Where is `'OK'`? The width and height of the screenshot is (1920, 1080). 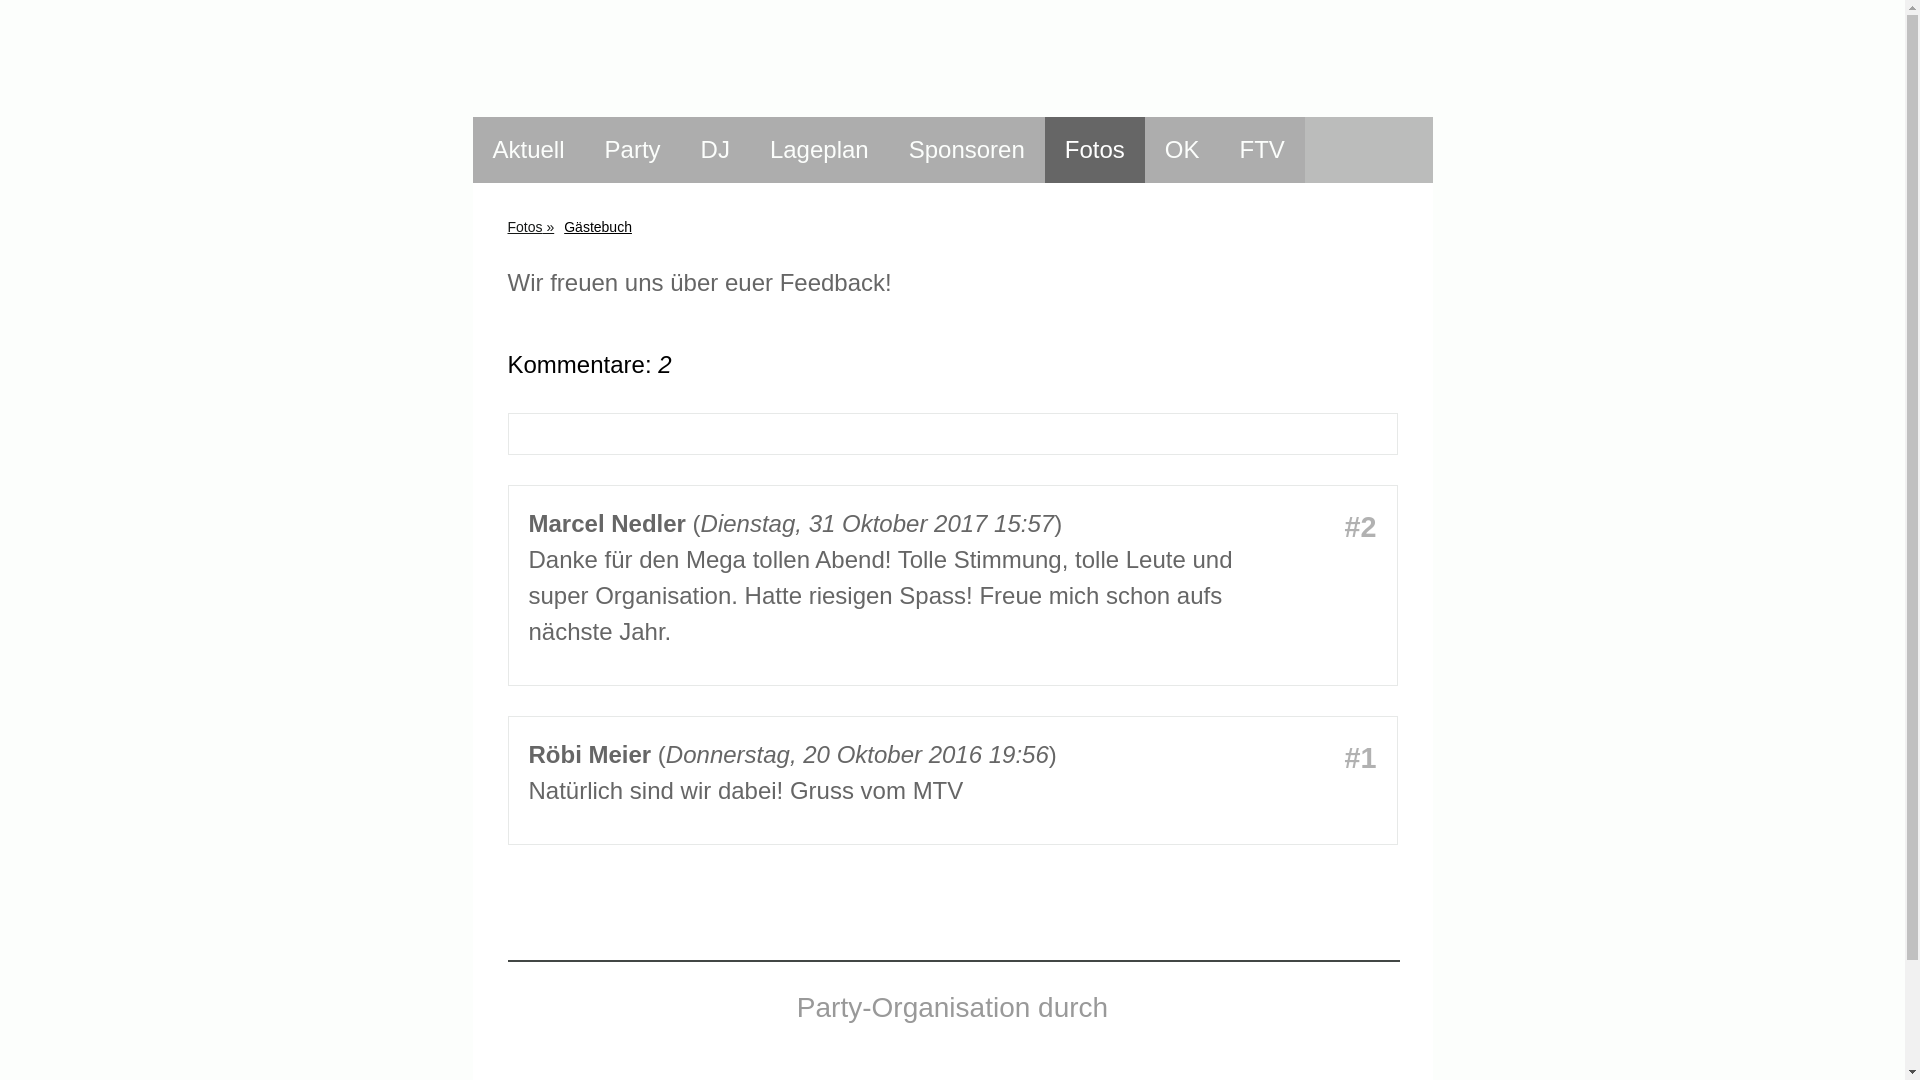 'OK' is located at coordinates (1182, 149).